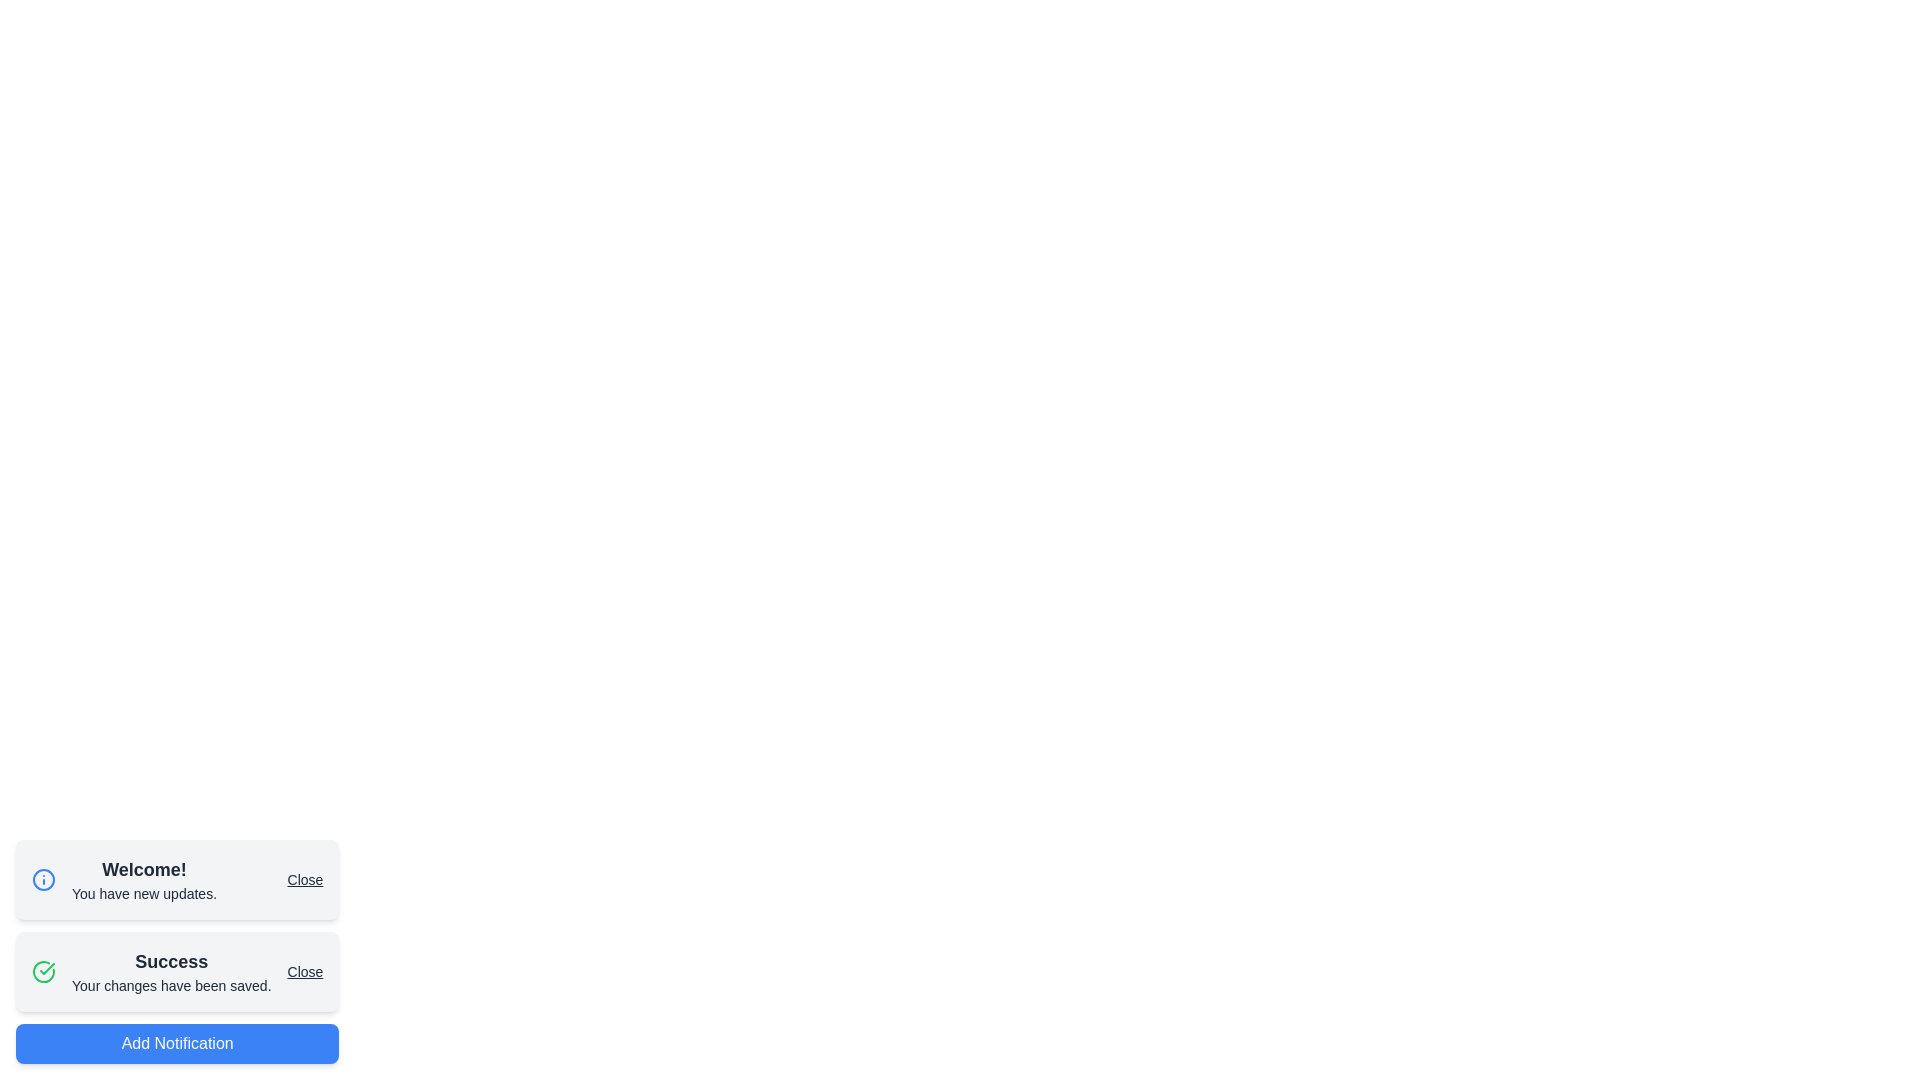 This screenshot has width=1920, height=1080. What do you see at coordinates (43, 878) in the screenshot?
I see `the circular blue outlined icon resembling an information symbol, located to the left of the 'Welcome!' notification text` at bounding box center [43, 878].